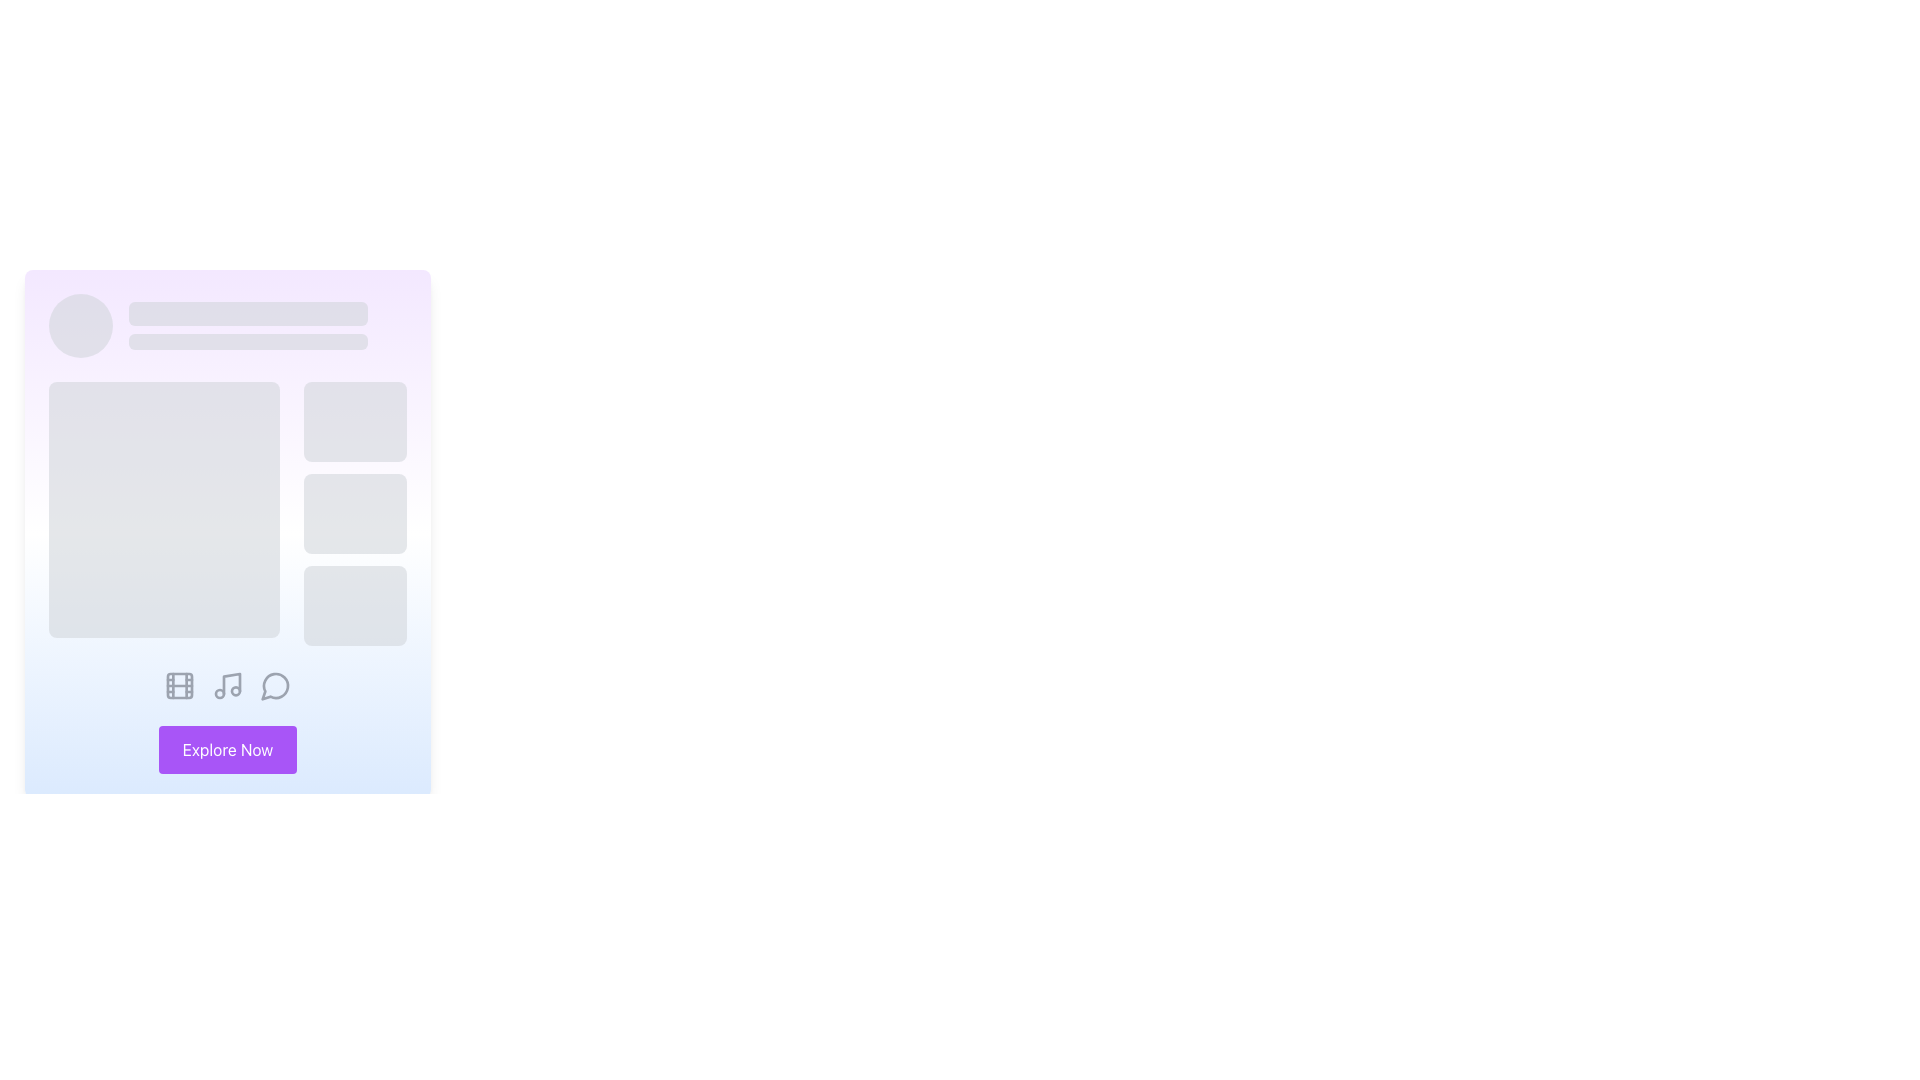  What do you see at coordinates (227, 685) in the screenshot?
I see `the musical note icon in the bottom navigation bar` at bounding box center [227, 685].